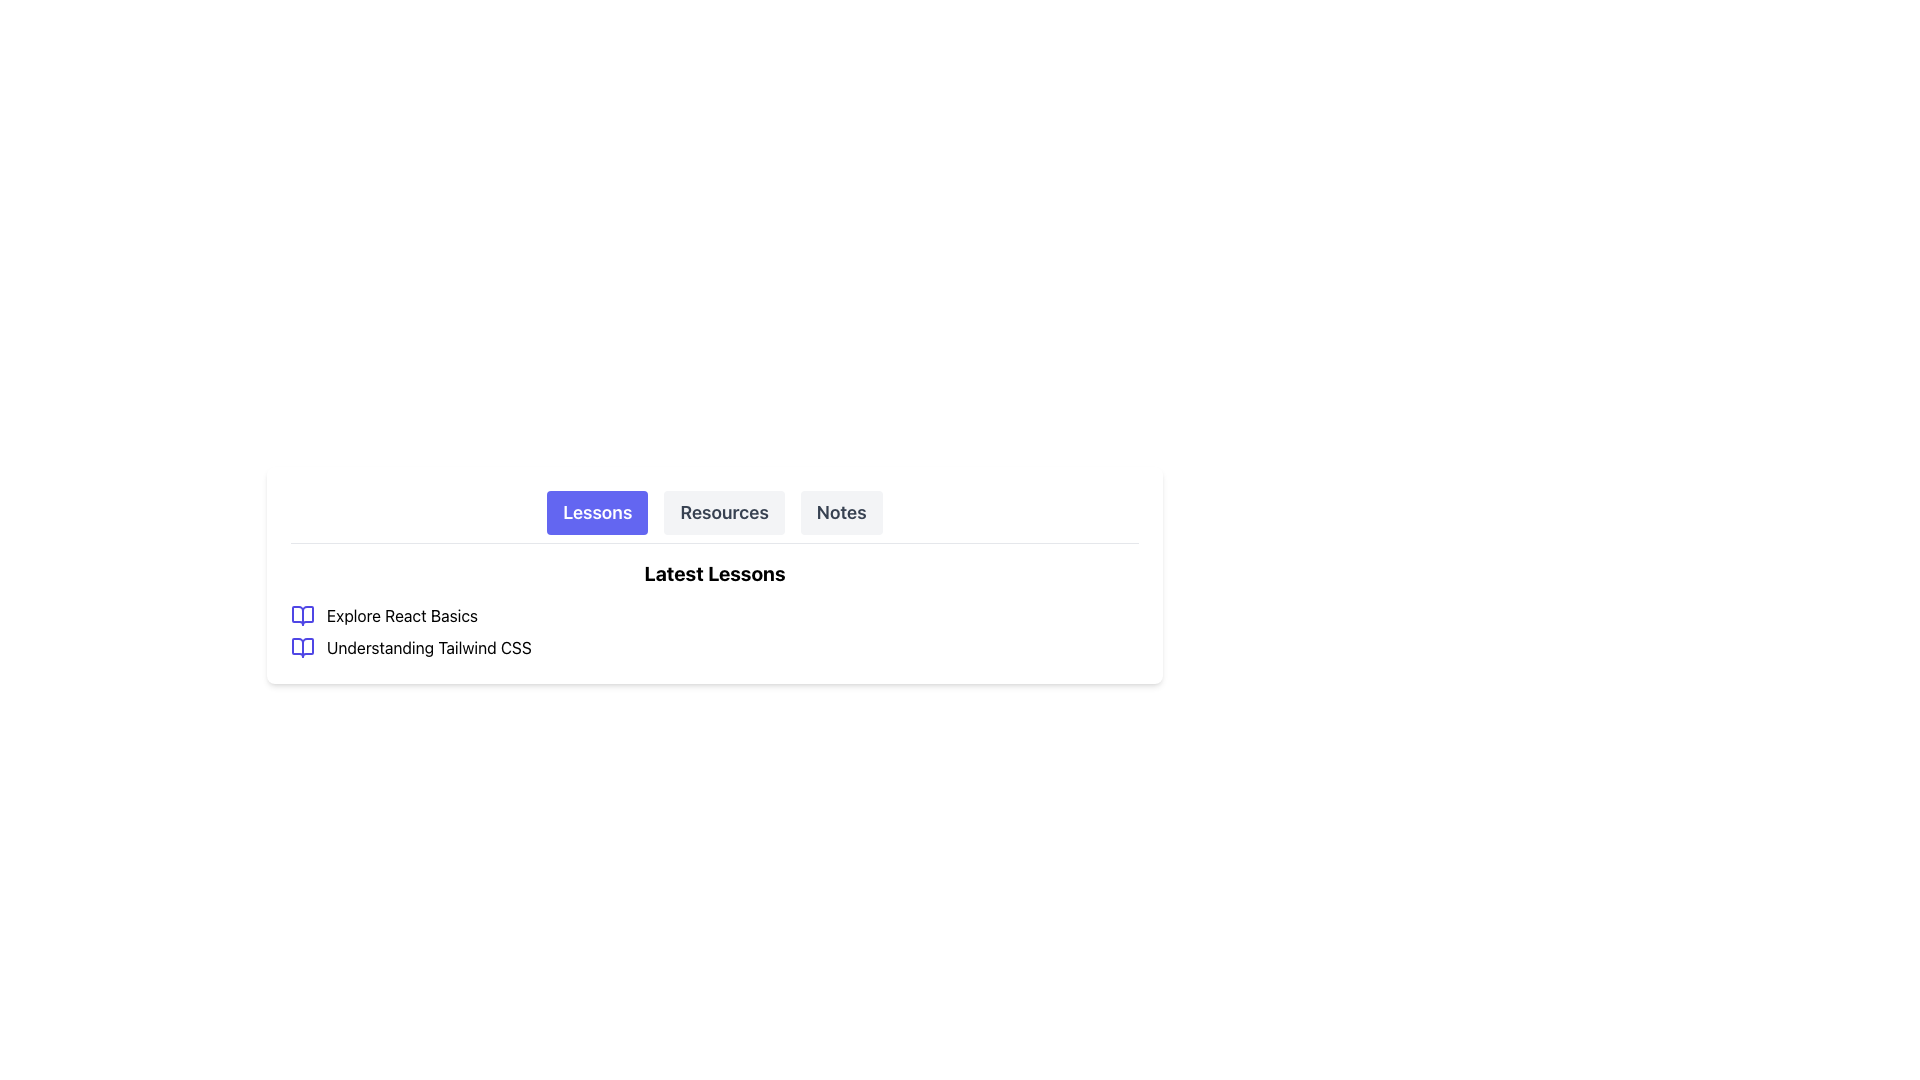 The image size is (1920, 1080). Describe the element at coordinates (301, 615) in the screenshot. I see `the indigo open book icon located to the left of the 'Explore React Basics' text` at that location.